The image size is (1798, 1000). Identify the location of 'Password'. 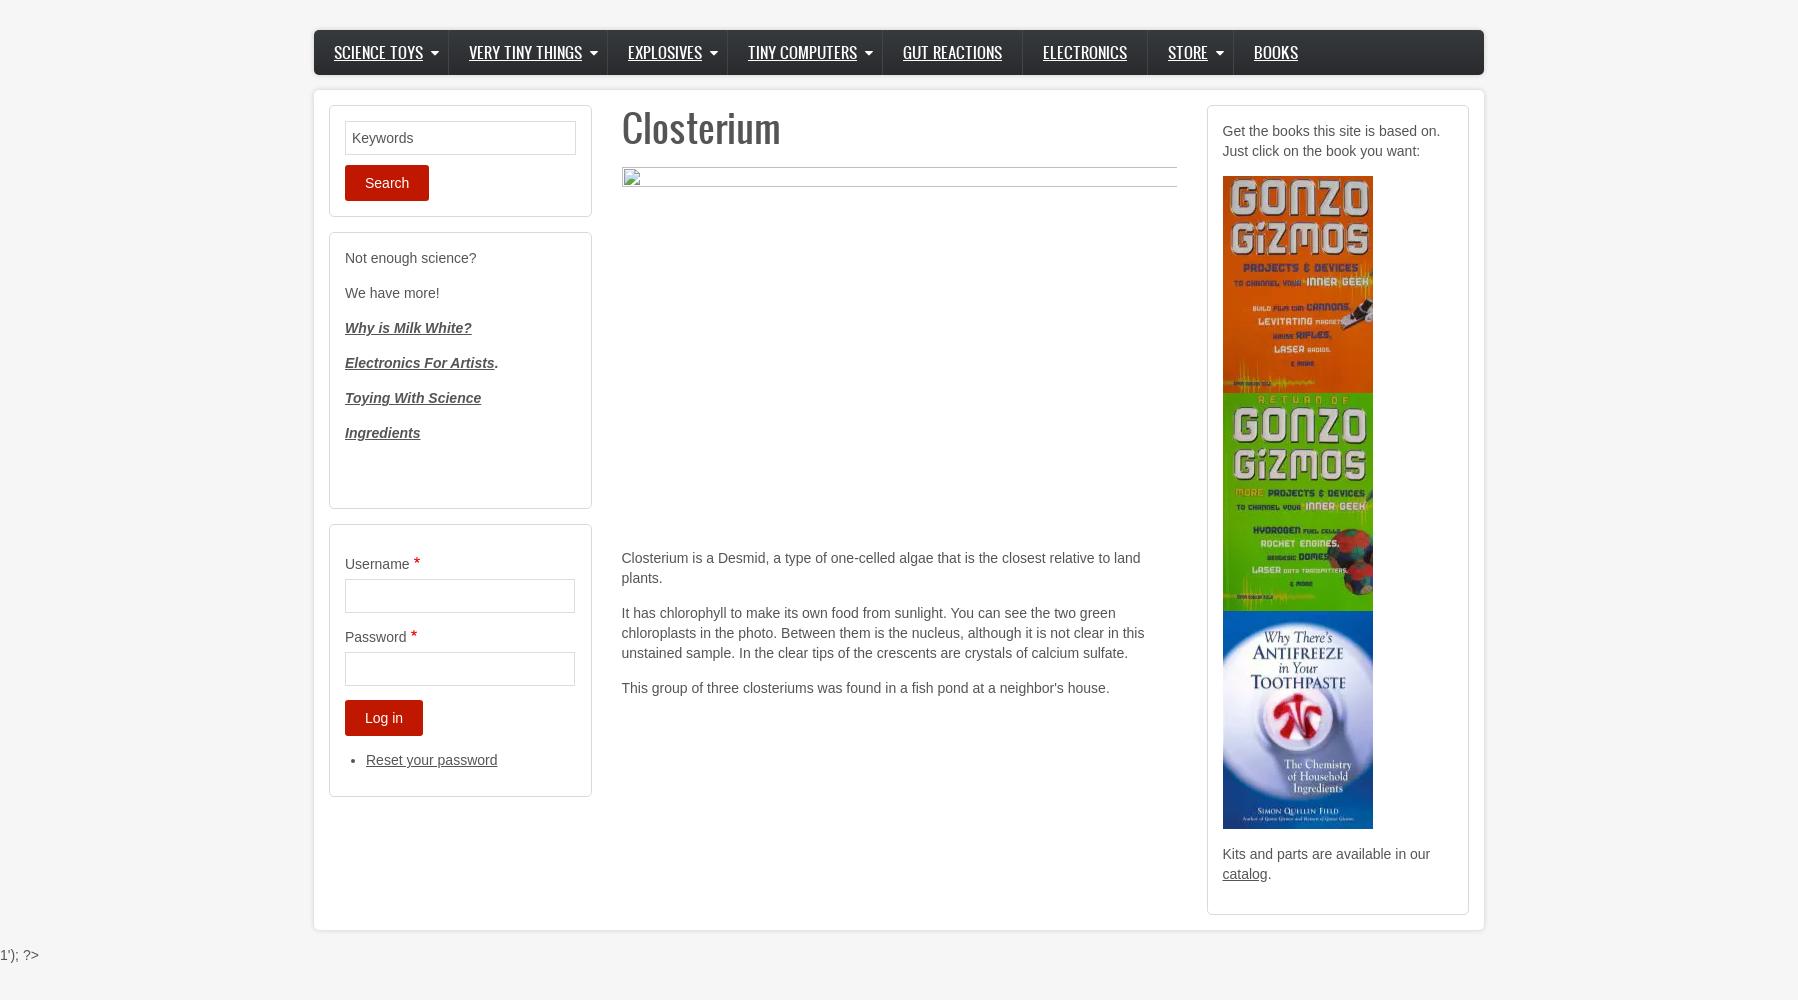
(344, 637).